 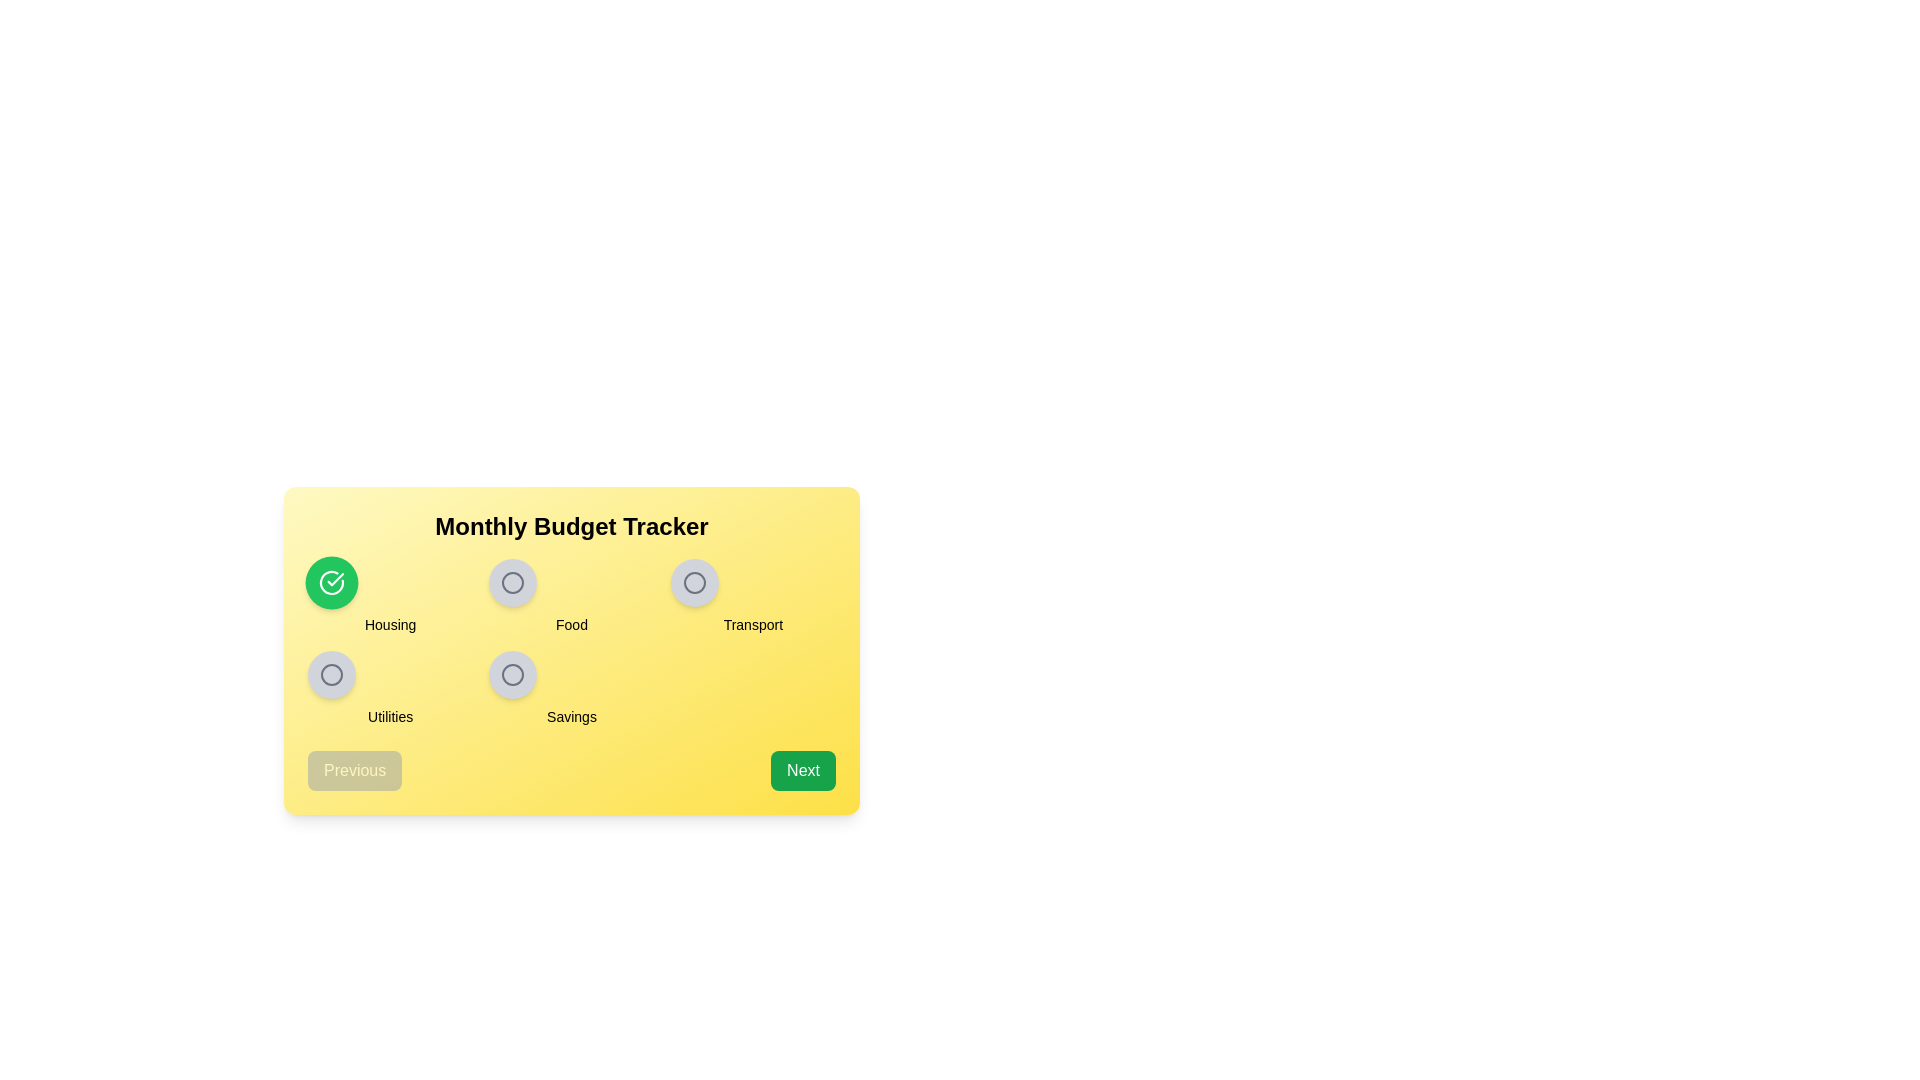 What do you see at coordinates (331, 675) in the screenshot?
I see `the circular SVG icon styled with the class 'lucide-circle' located beneath the checkmark icon and adjacent to the label 'Utilities' in the Monthly Budget Tracker interface` at bounding box center [331, 675].